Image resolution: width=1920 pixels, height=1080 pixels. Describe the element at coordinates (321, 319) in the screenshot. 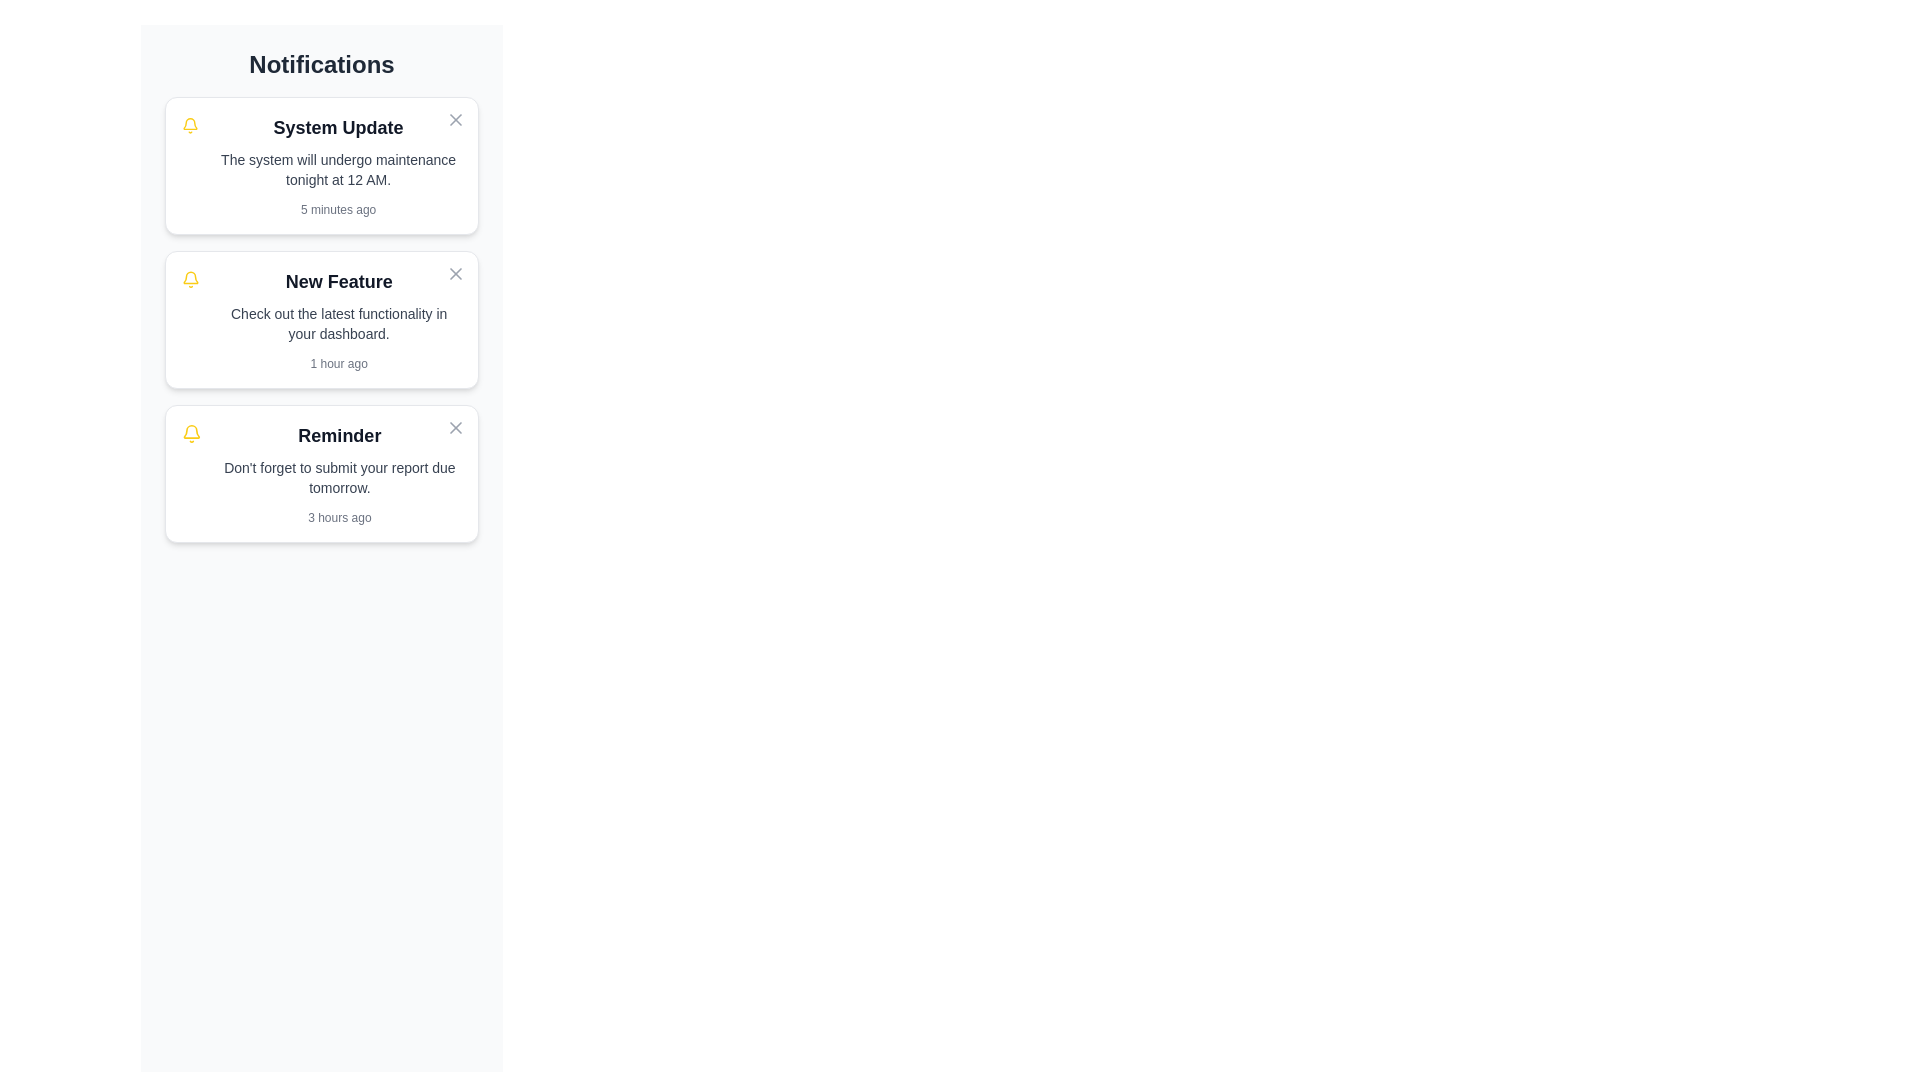

I see `the Notification card titled 'New Feature', which is the second card in the stack of notifications, featuring a yellow bell icon, bold black title, gray description, and a timestamp` at that location.